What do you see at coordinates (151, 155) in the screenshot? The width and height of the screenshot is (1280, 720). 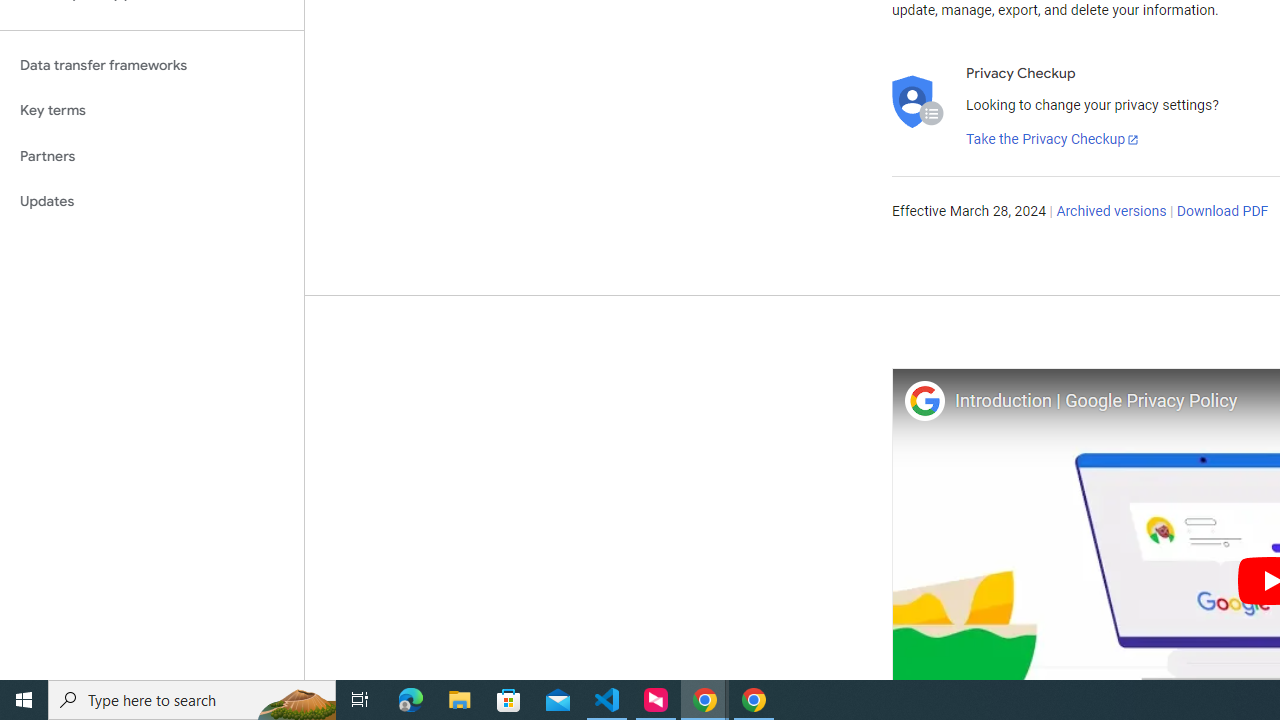 I see `'Partners'` at bounding box center [151, 155].